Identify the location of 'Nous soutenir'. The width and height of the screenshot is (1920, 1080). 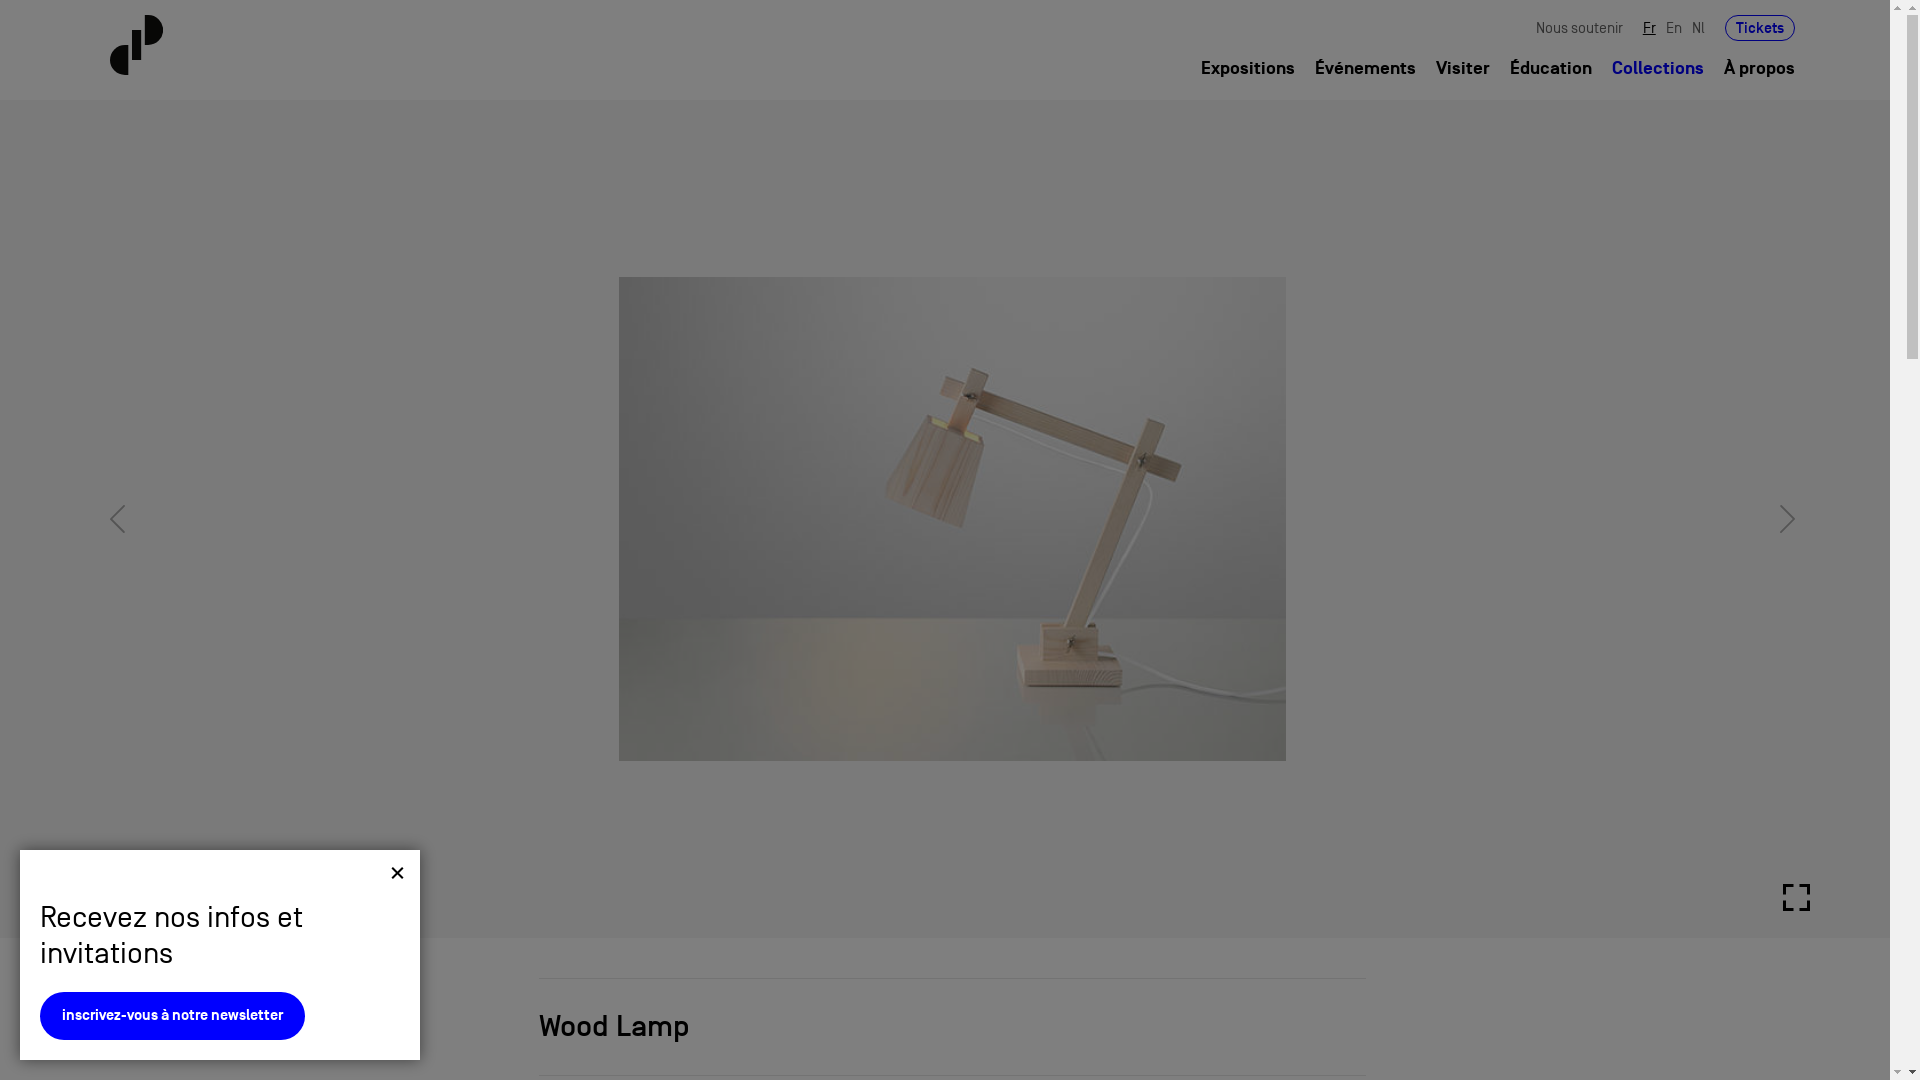
(1578, 27).